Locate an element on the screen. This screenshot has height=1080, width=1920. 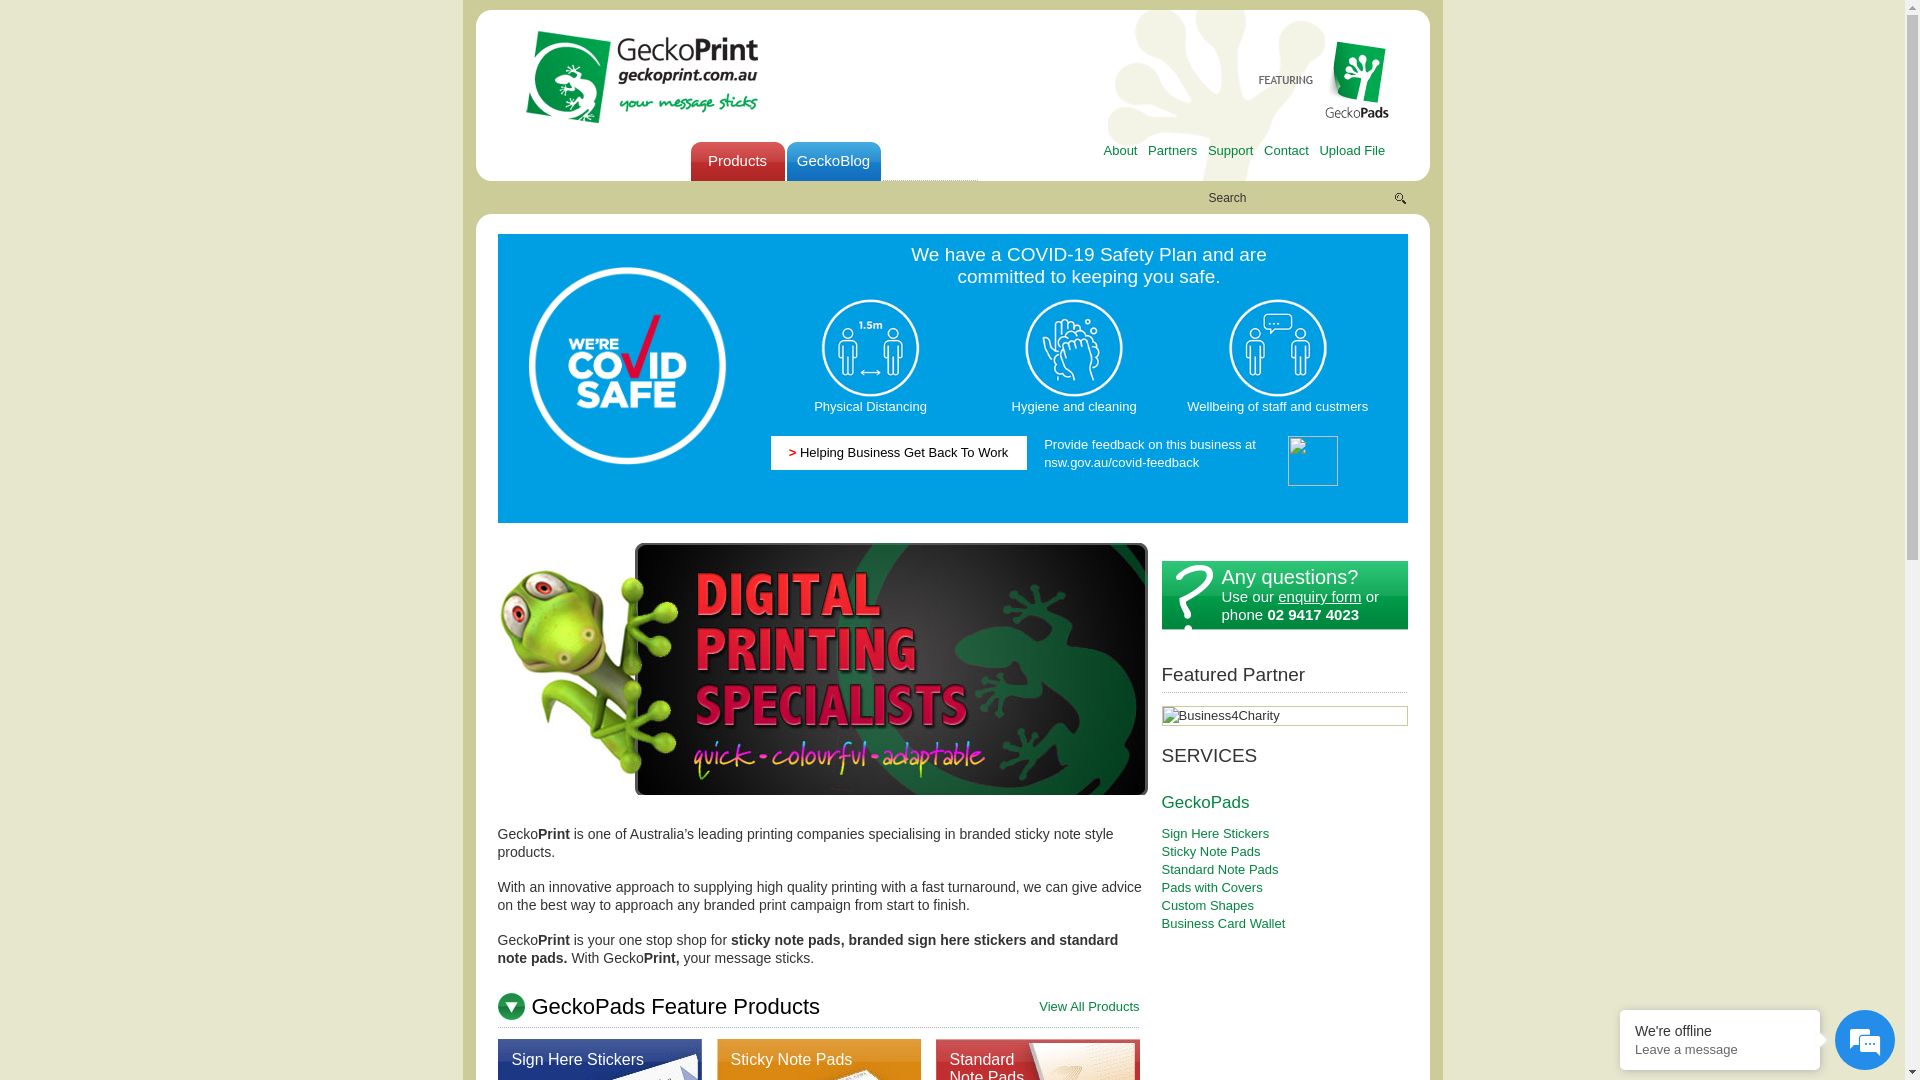
'Custom Shapes' is located at coordinates (1207, 905).